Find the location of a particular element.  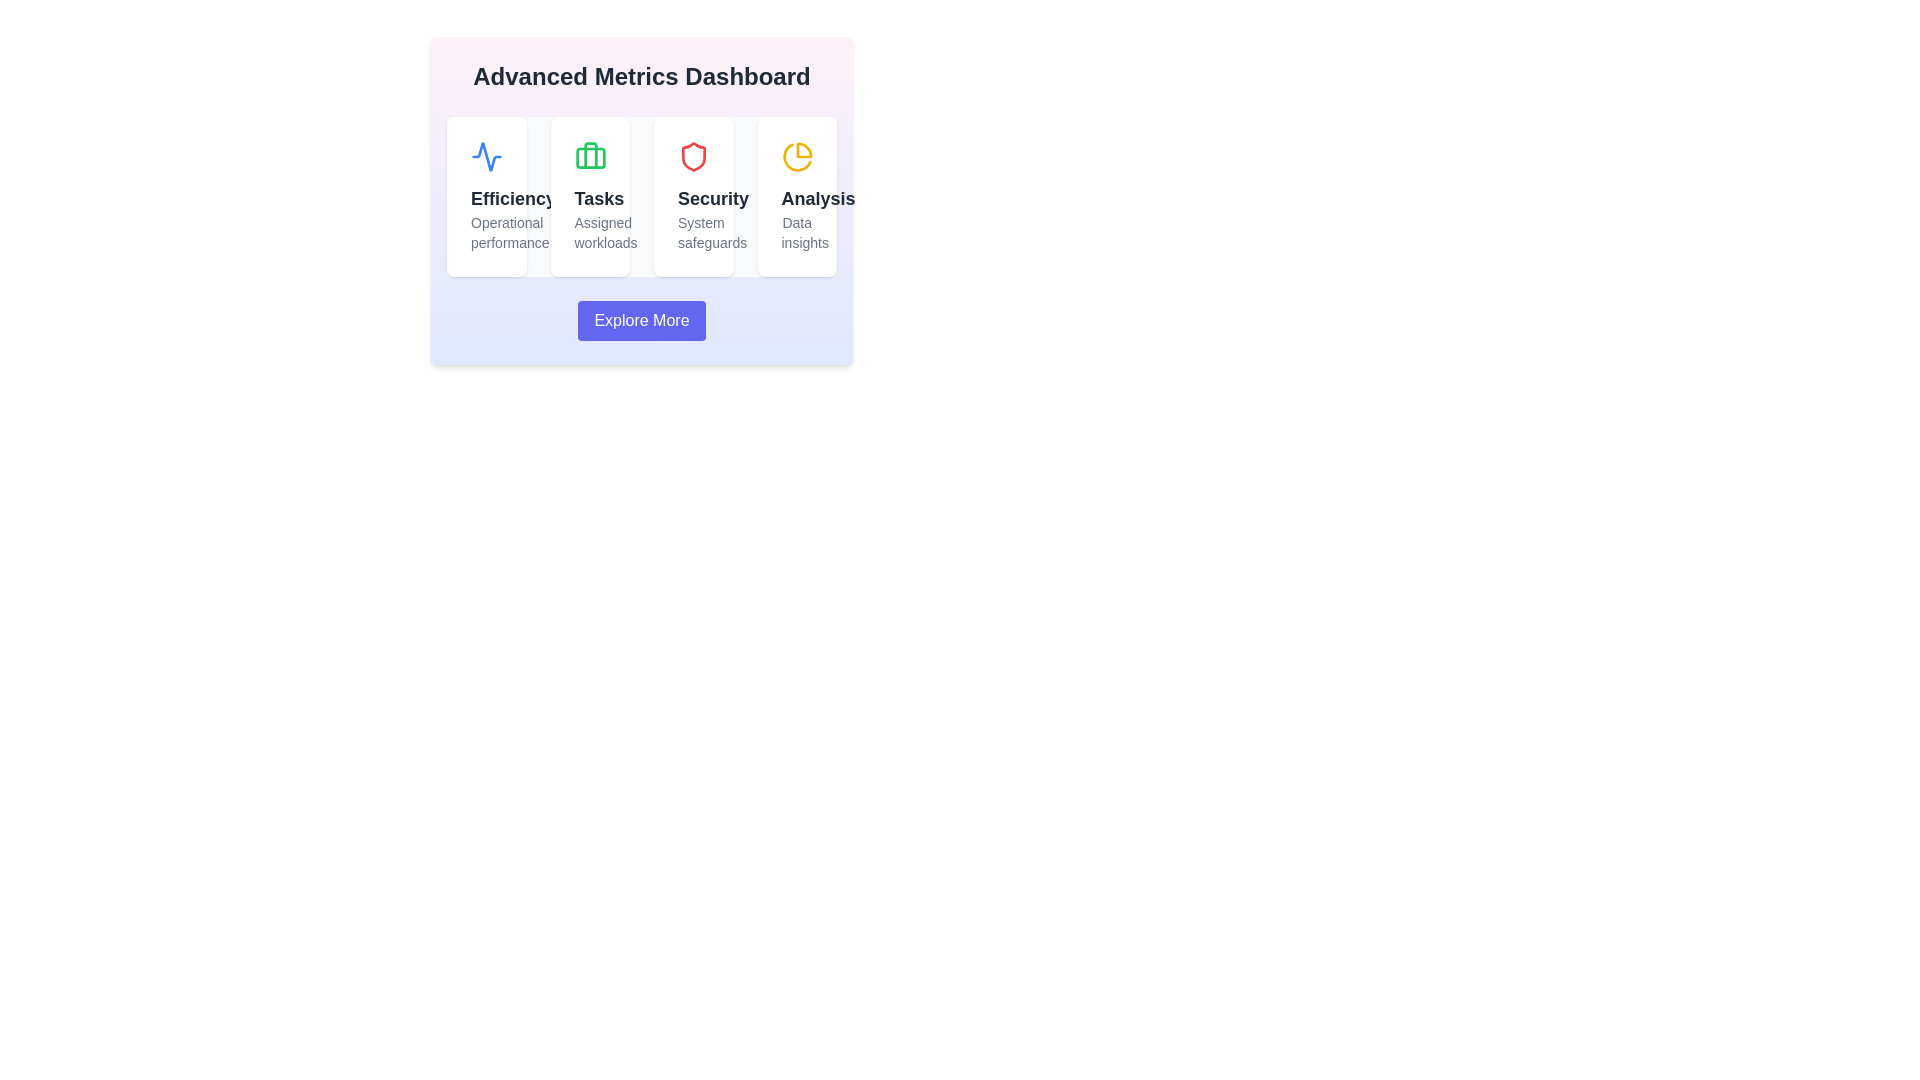

the blue waveform-style icon representing efficiency located in the upper part of the first card in a row of four cards on the 'Advanced Metrics Dashboard' is located at coordinates (486, 156).